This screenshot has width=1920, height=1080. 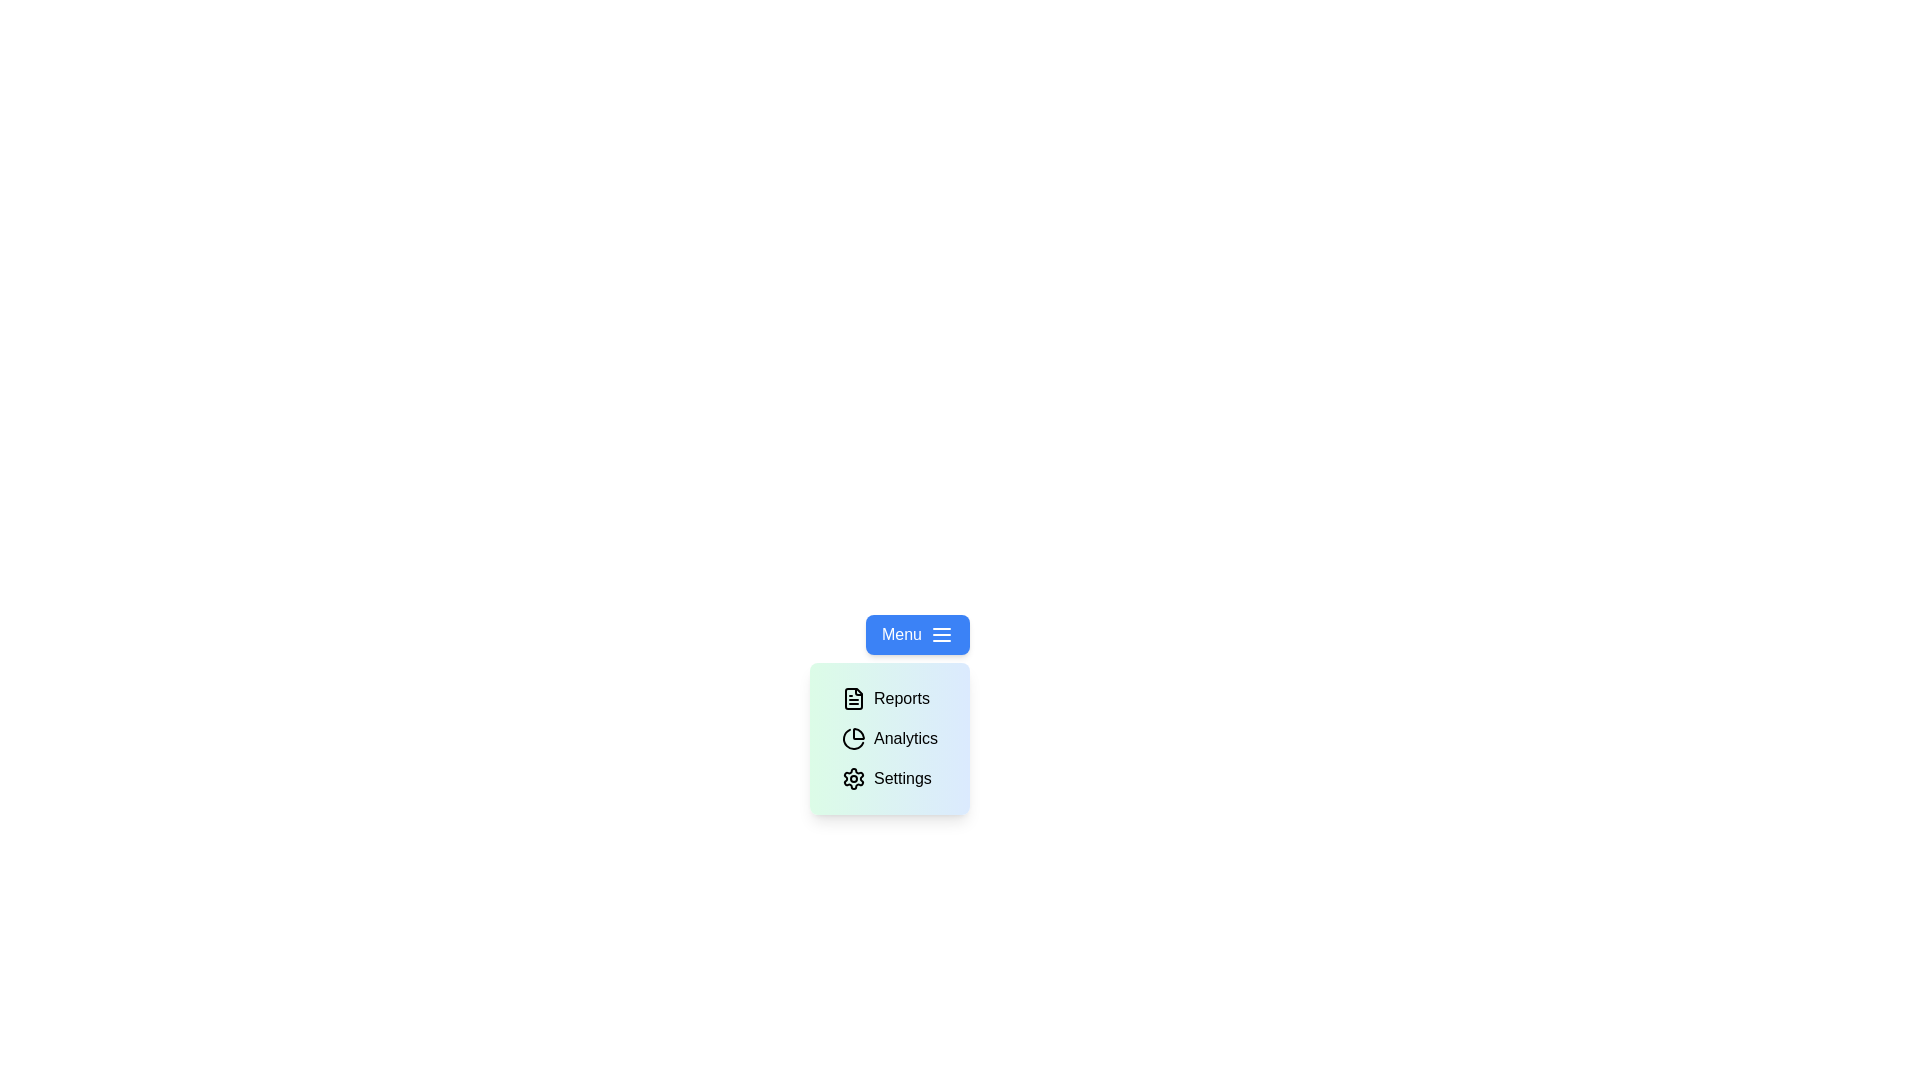 I want to click on the menu item Reports to observe its hover effect, so click(x=885, y=697).